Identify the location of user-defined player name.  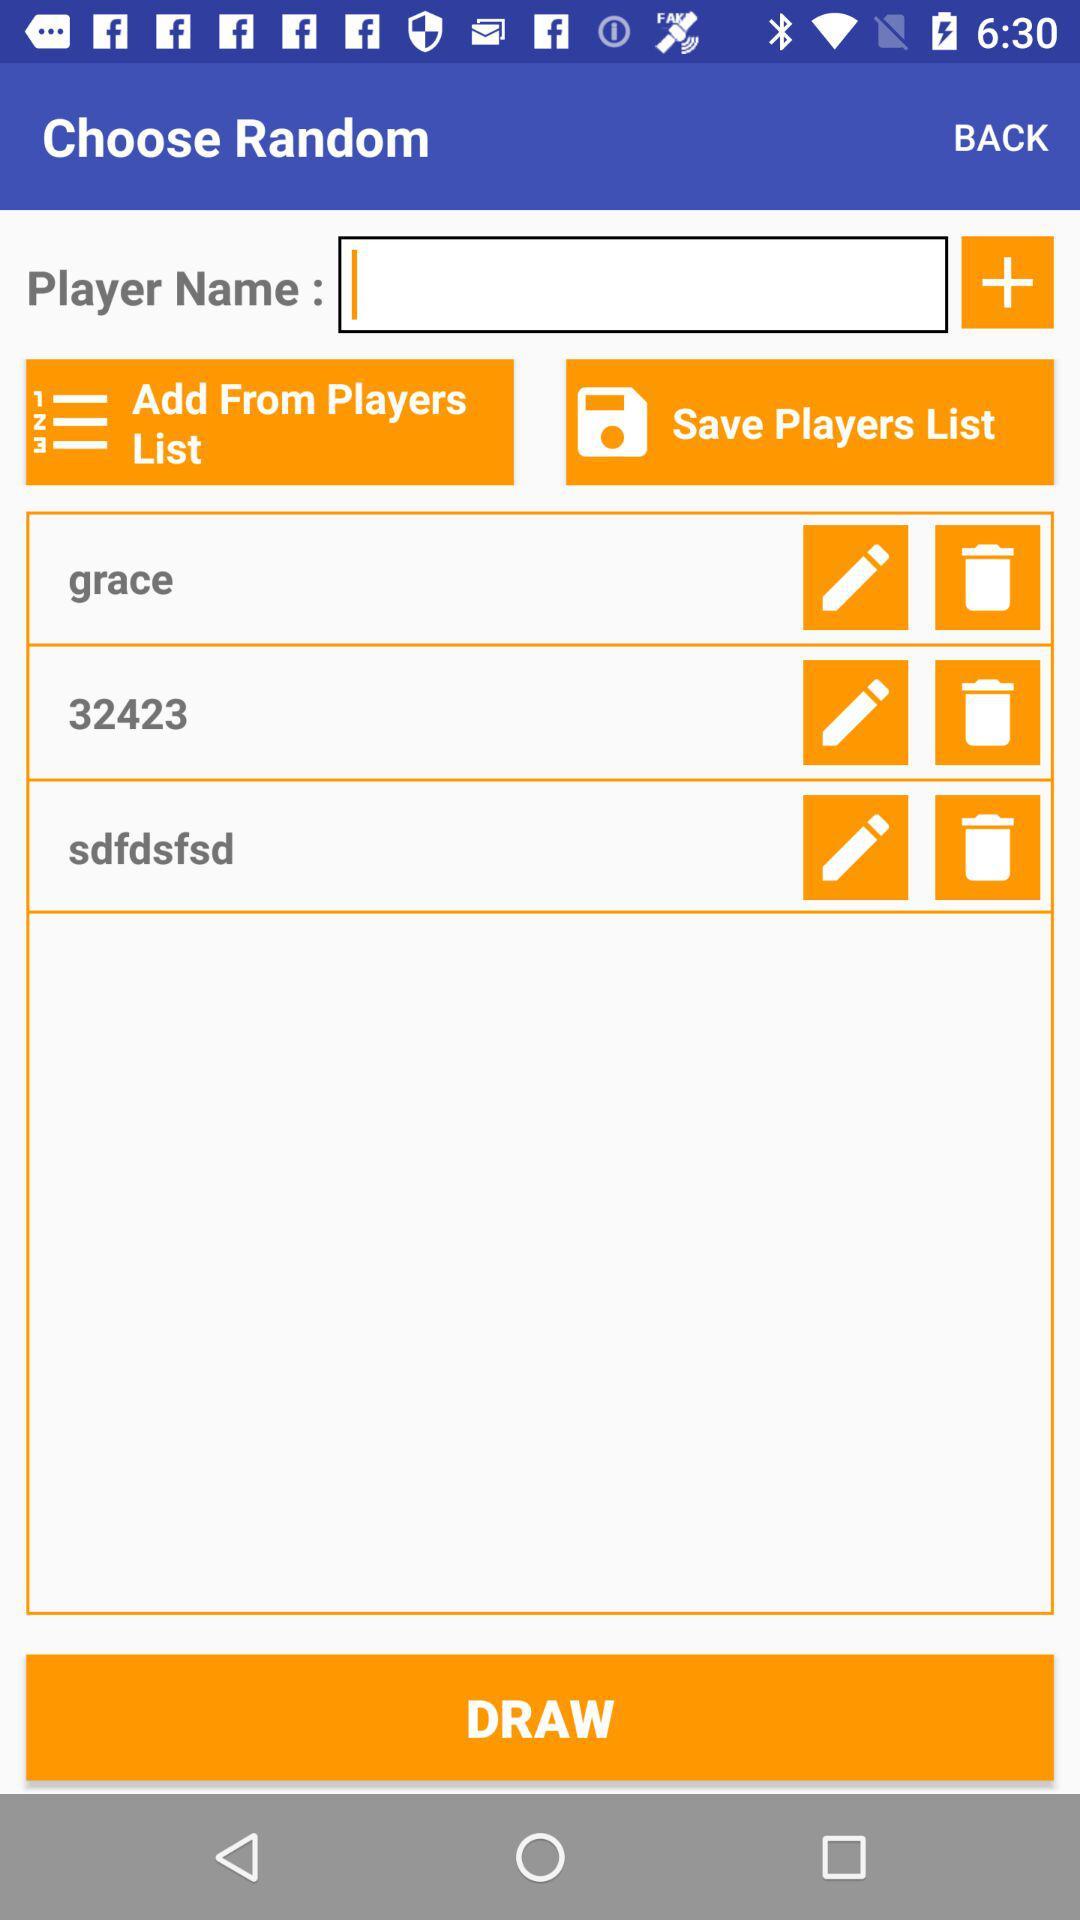
(643, 283).